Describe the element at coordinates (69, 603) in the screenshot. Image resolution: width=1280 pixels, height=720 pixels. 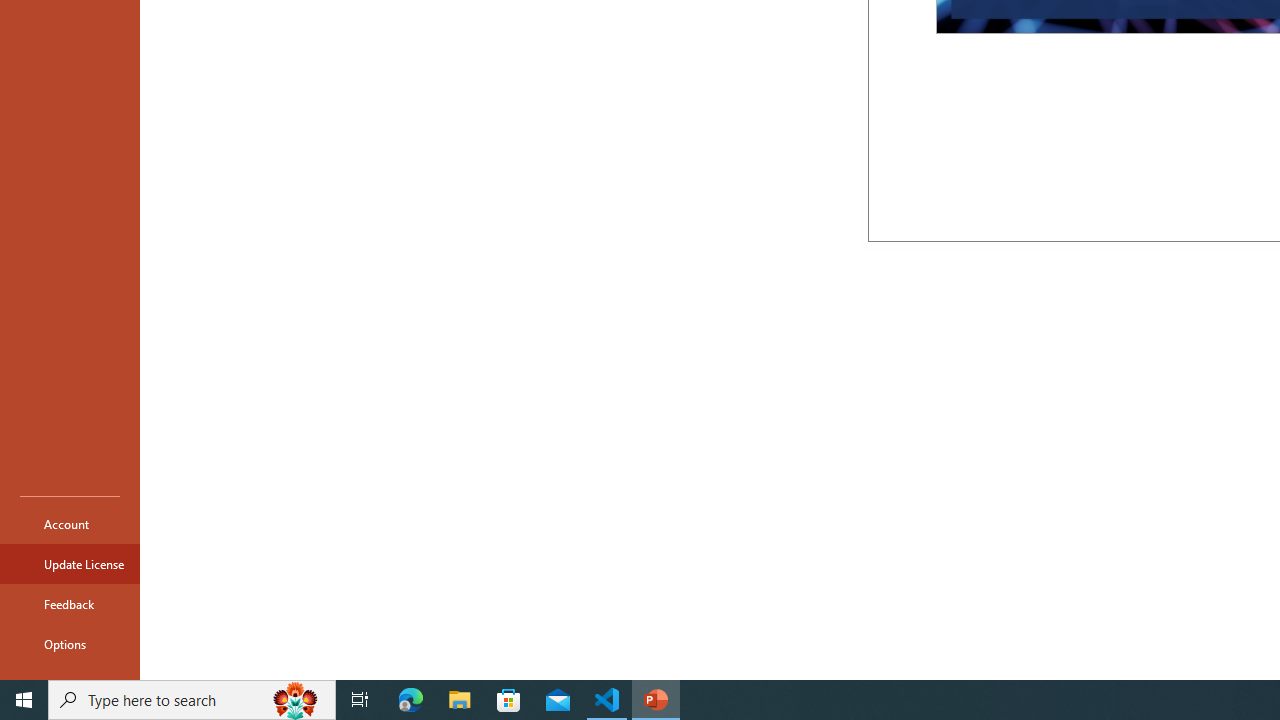
I see `'Feedback'` at that location.